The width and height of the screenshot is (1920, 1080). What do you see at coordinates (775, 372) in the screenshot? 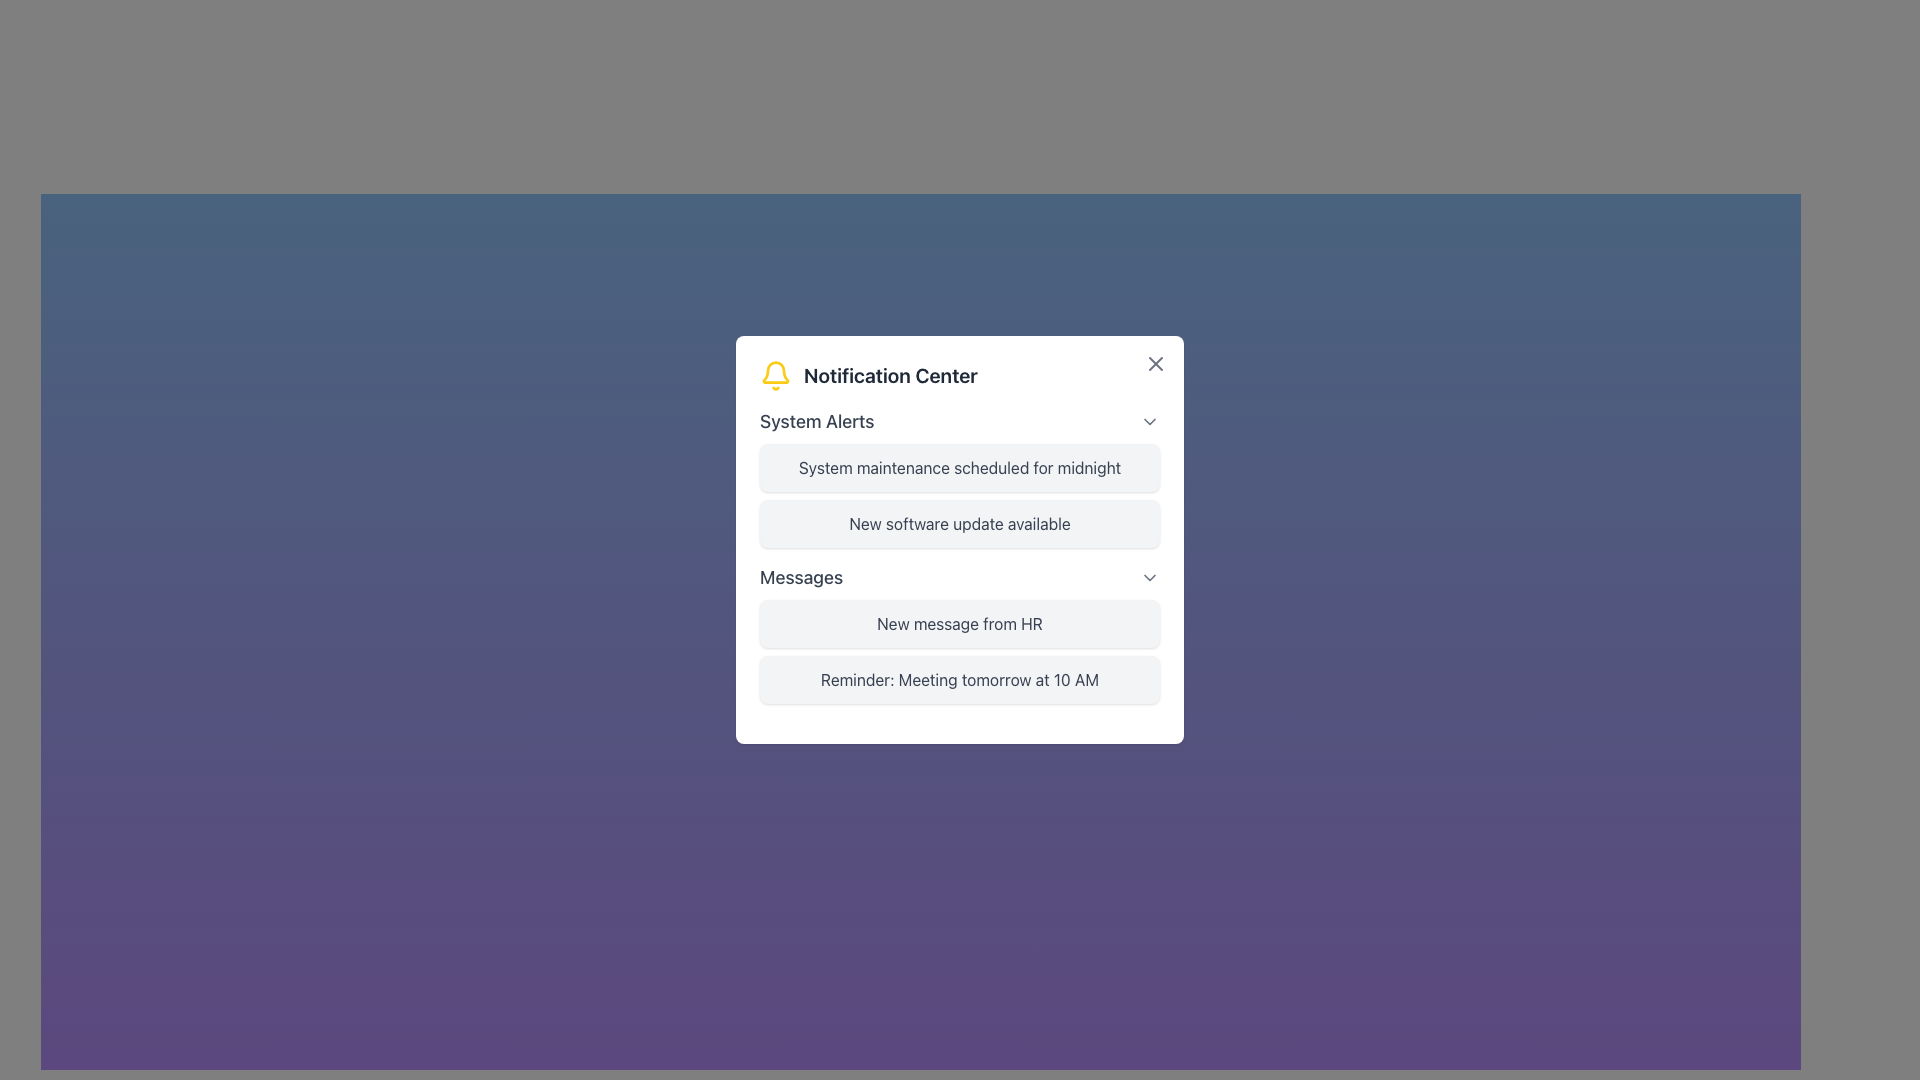
I see `the base portion of the bell icon in the notification panel header, positioned before the 'Notification Center' text` at bounding box center [775, 372].